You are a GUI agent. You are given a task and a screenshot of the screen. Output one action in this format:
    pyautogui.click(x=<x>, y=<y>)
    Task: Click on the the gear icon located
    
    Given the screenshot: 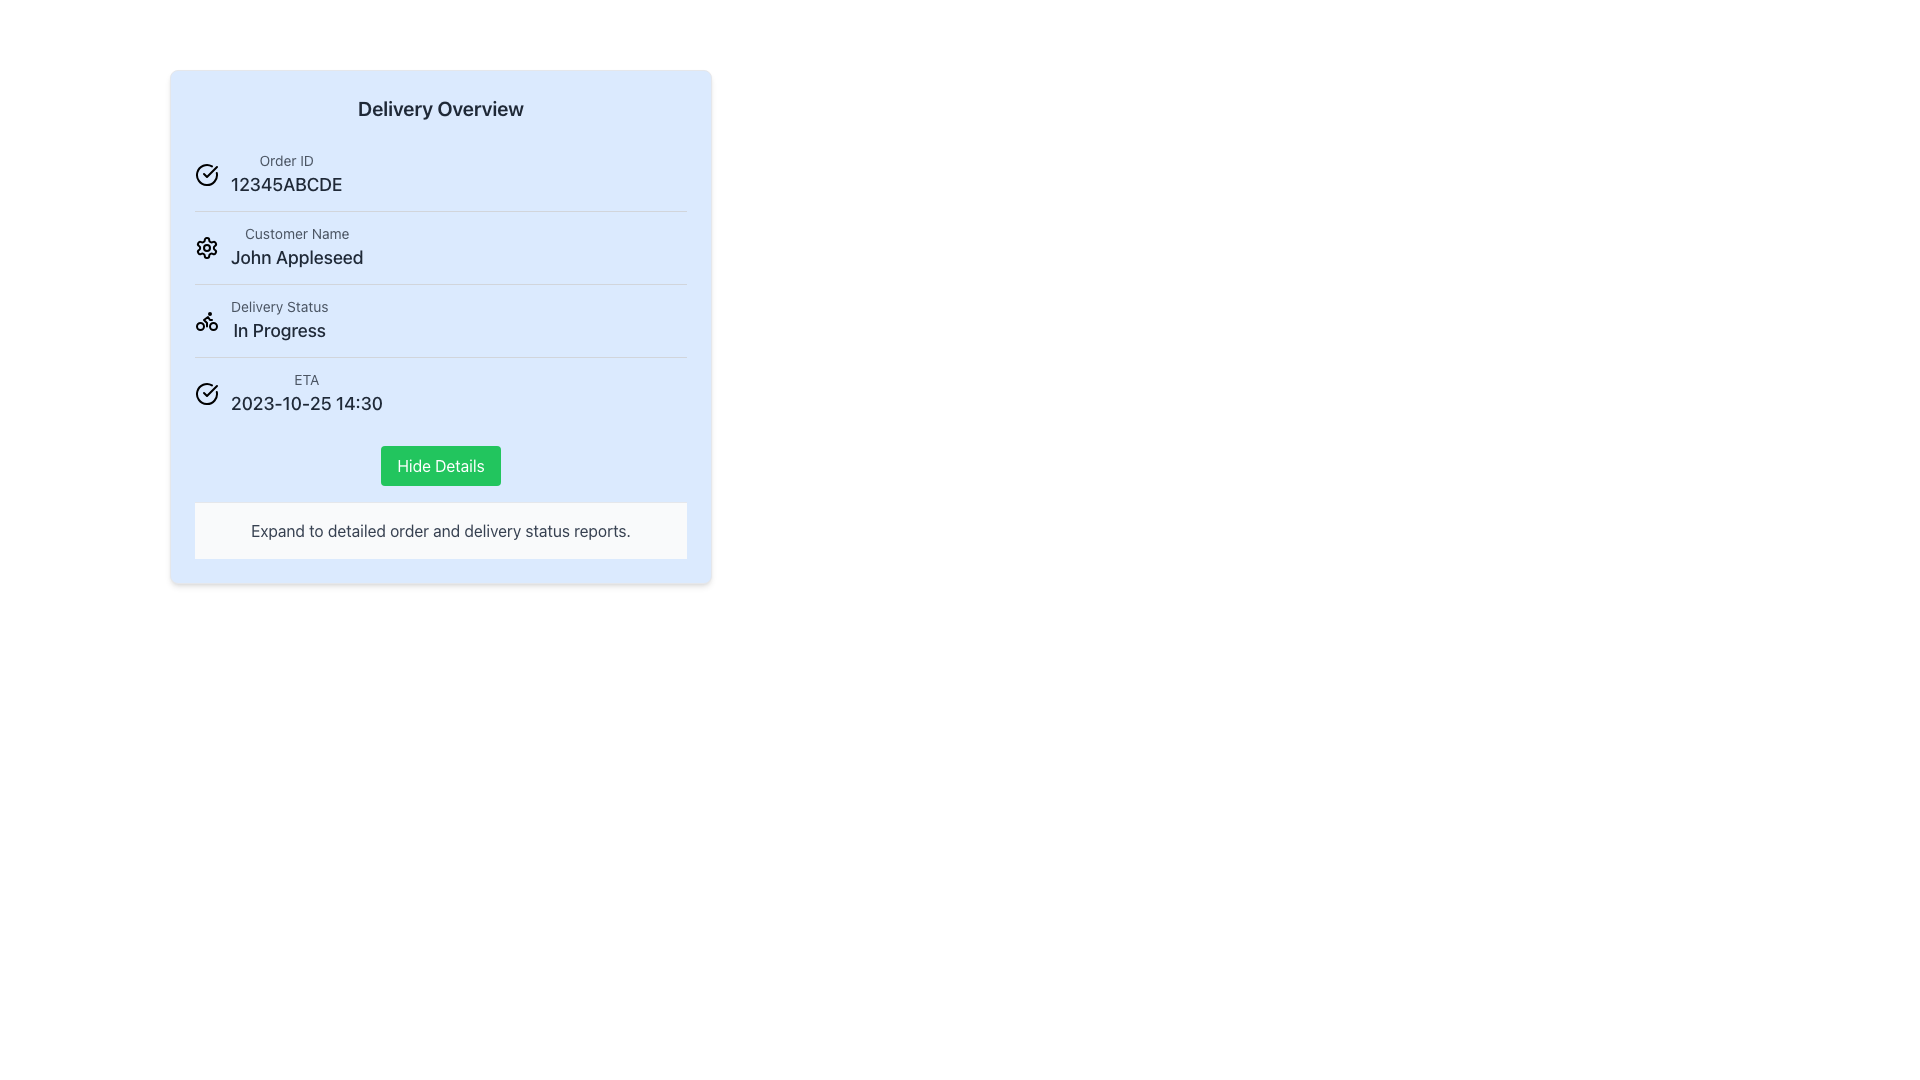 What is the action you would take?
    pyautogui.click(x=206, y=246)
    